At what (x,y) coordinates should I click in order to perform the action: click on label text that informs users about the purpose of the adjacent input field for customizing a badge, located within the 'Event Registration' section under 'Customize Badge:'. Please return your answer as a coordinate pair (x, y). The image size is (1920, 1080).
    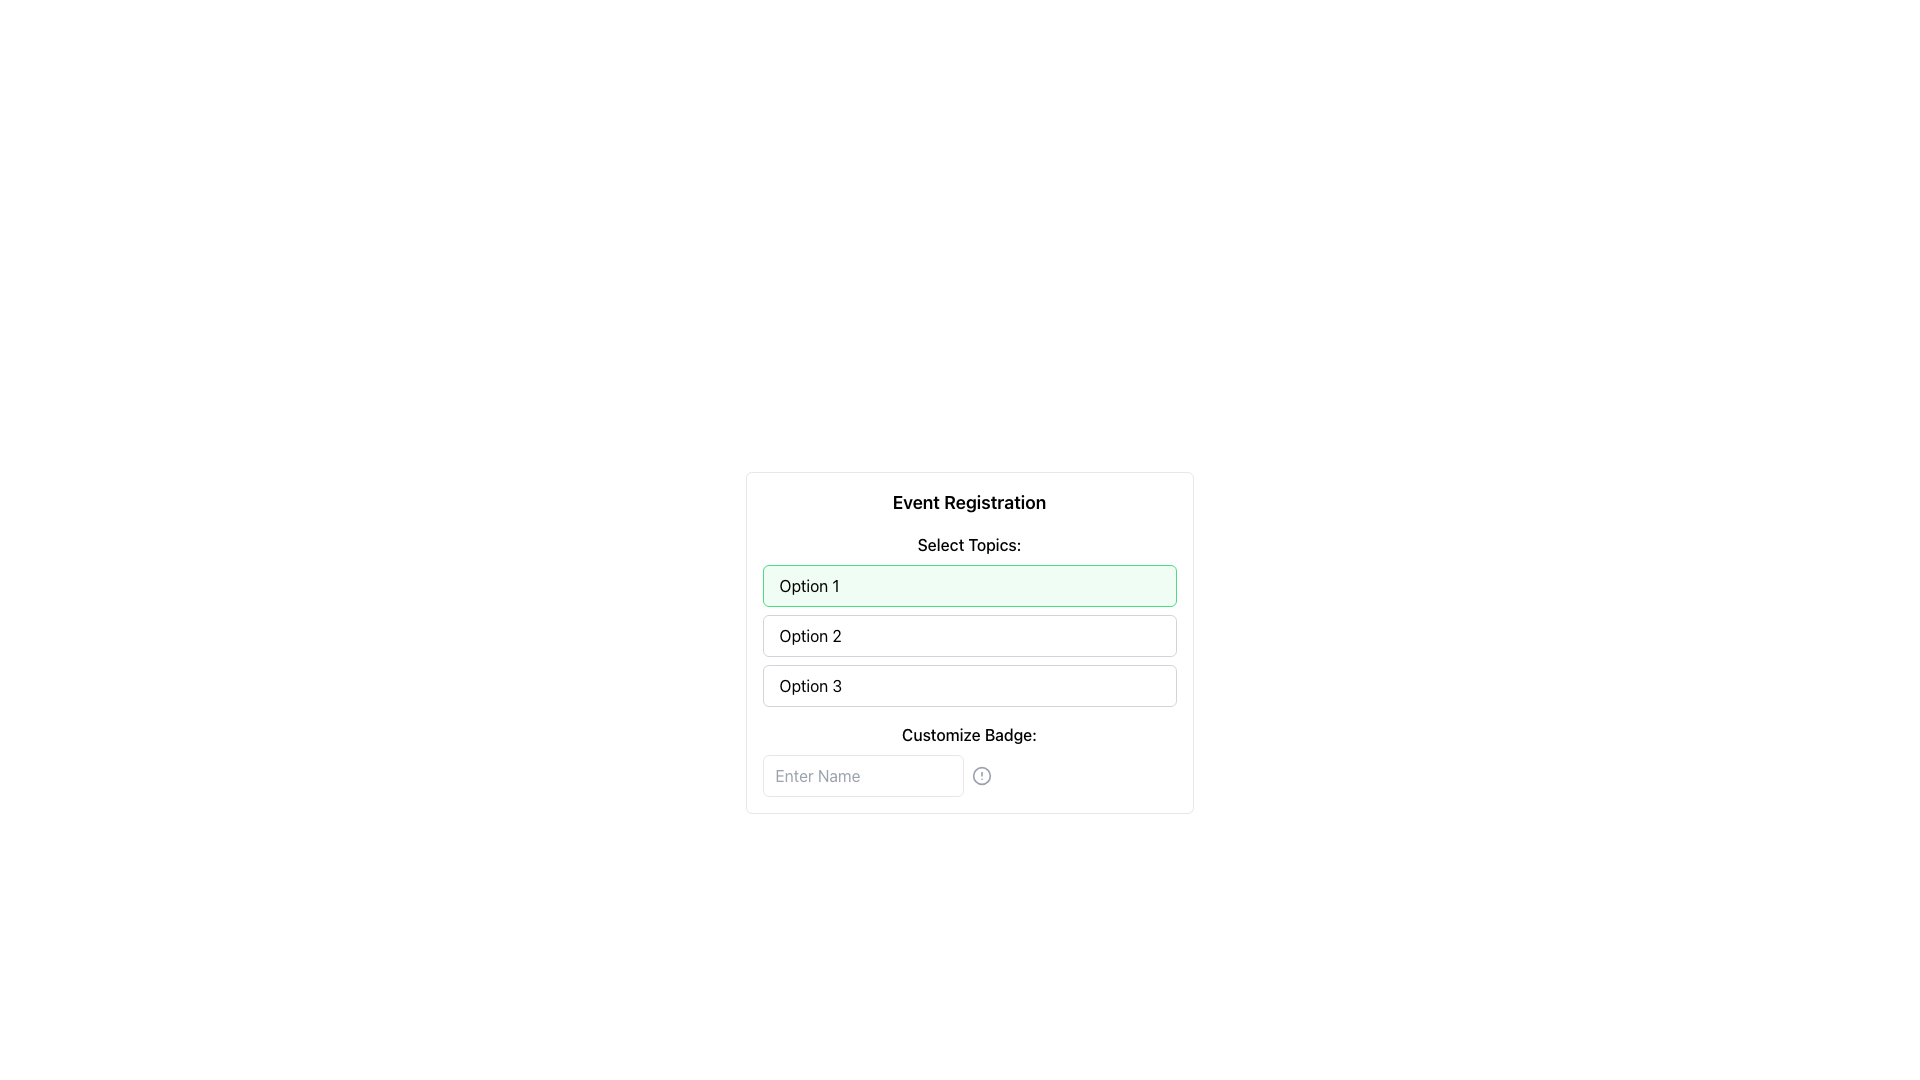
    Looking at the image, I should click on (969, 759).